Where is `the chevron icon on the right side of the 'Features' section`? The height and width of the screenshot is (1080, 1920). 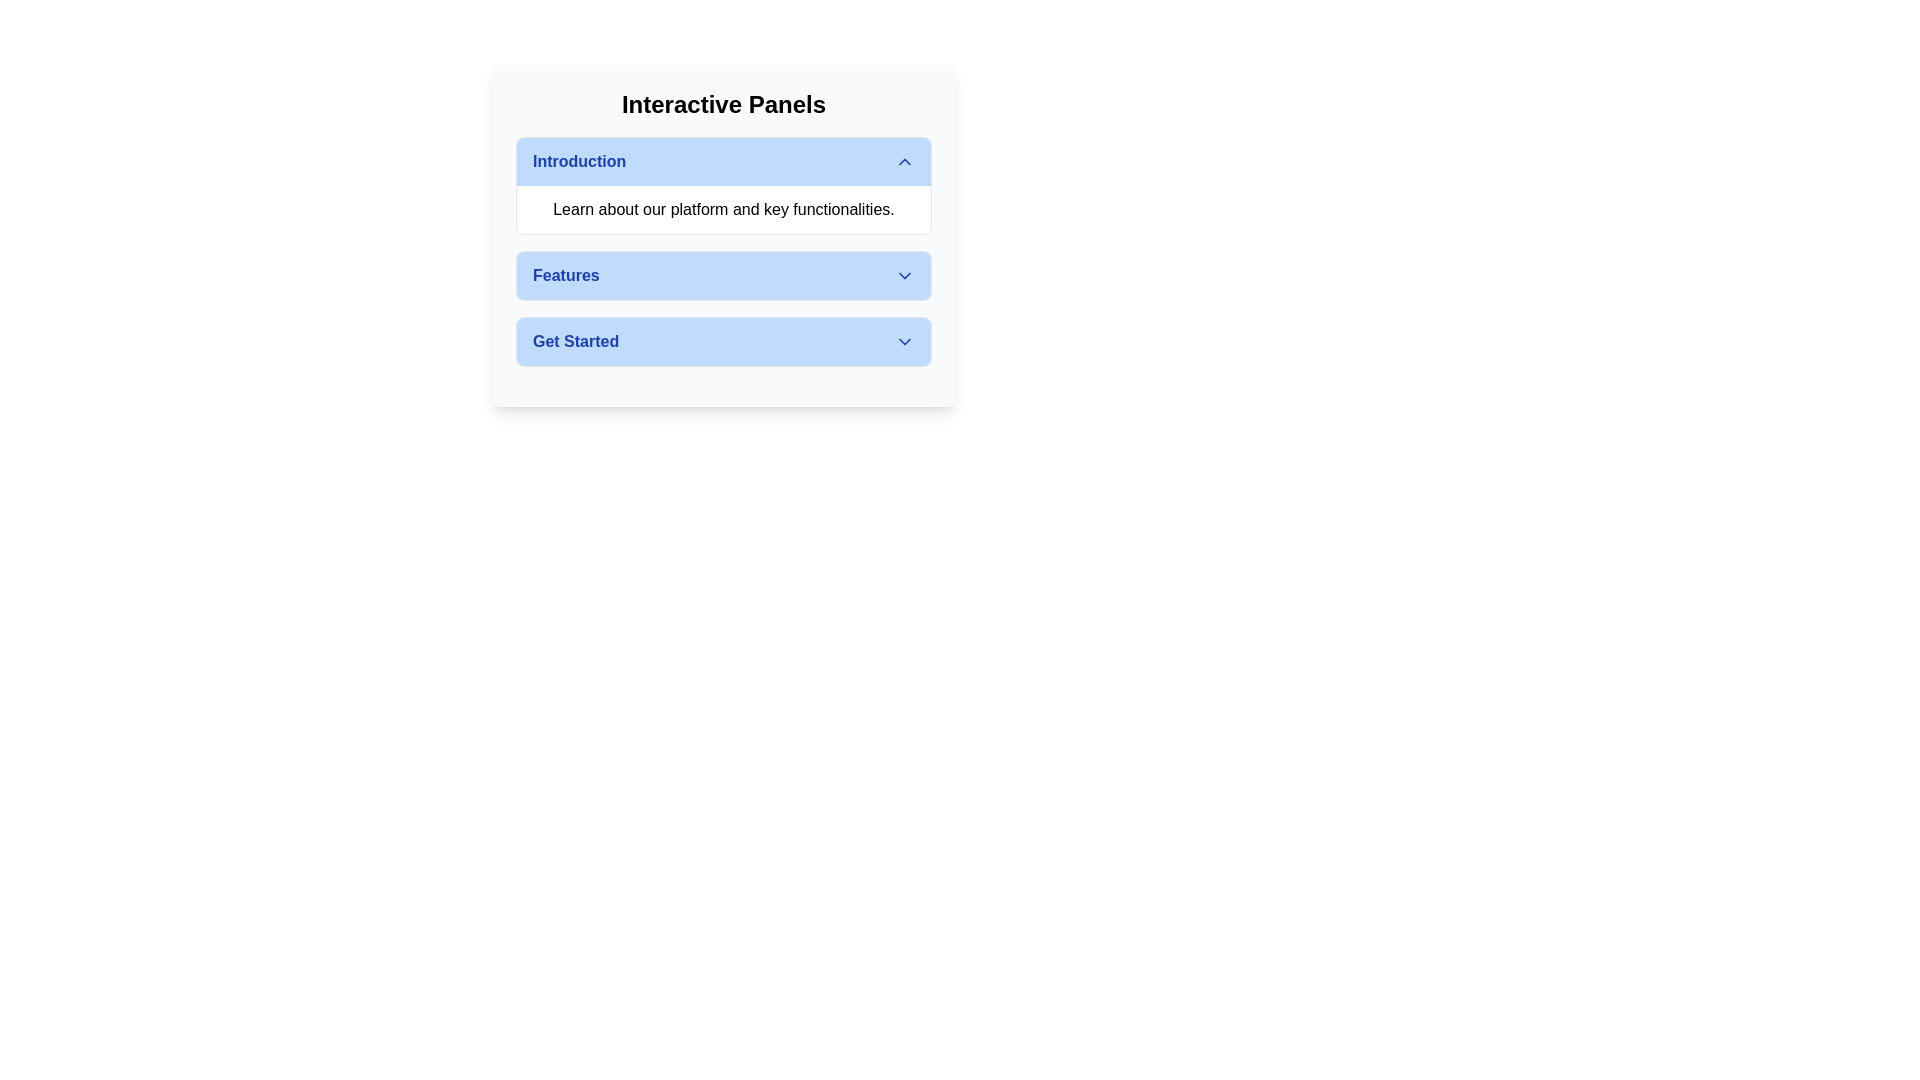 the chevron icon on the right side of the 'Features' section is located at coordinates (904, 276).